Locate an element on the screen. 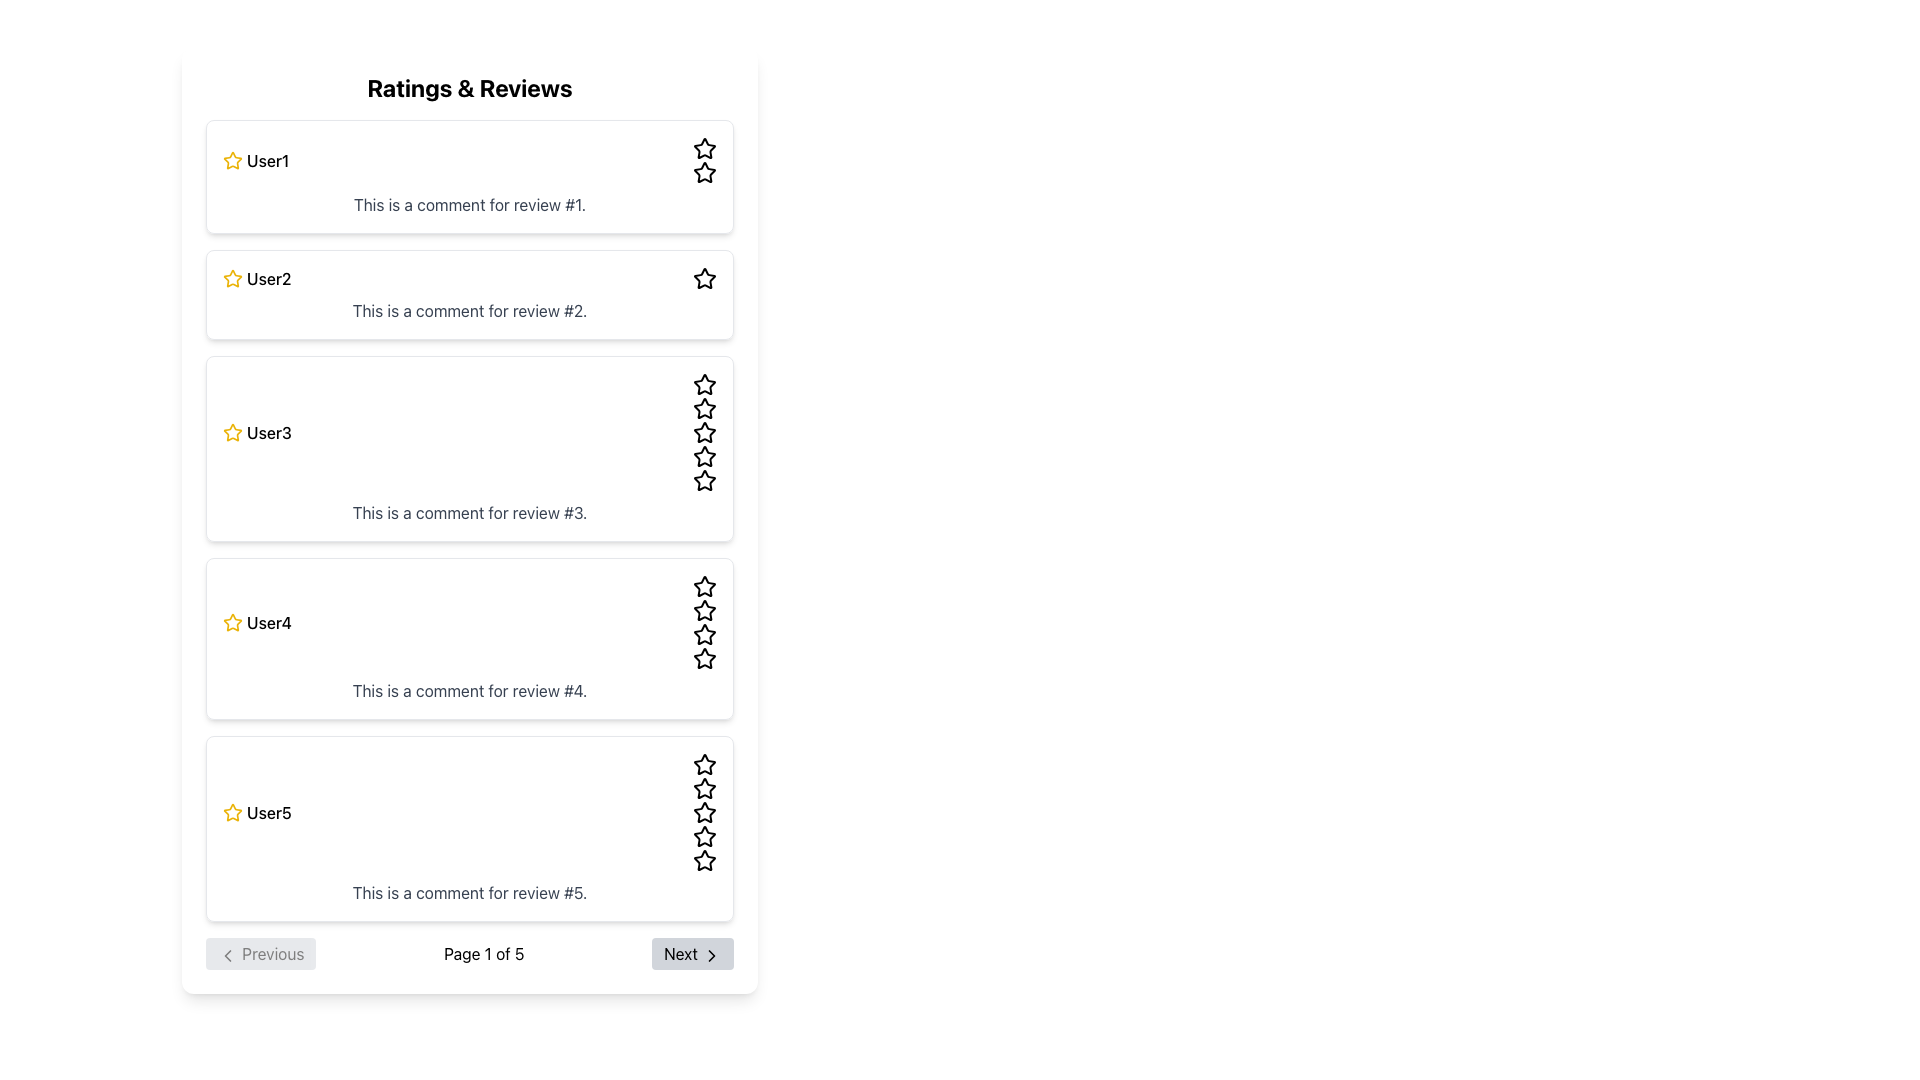 The height and width of the screenshot is (1080, 1920). the first star icon in the rating system for the review made by 'User3' to interact with the rating feature is located at coordinates (233, 431).